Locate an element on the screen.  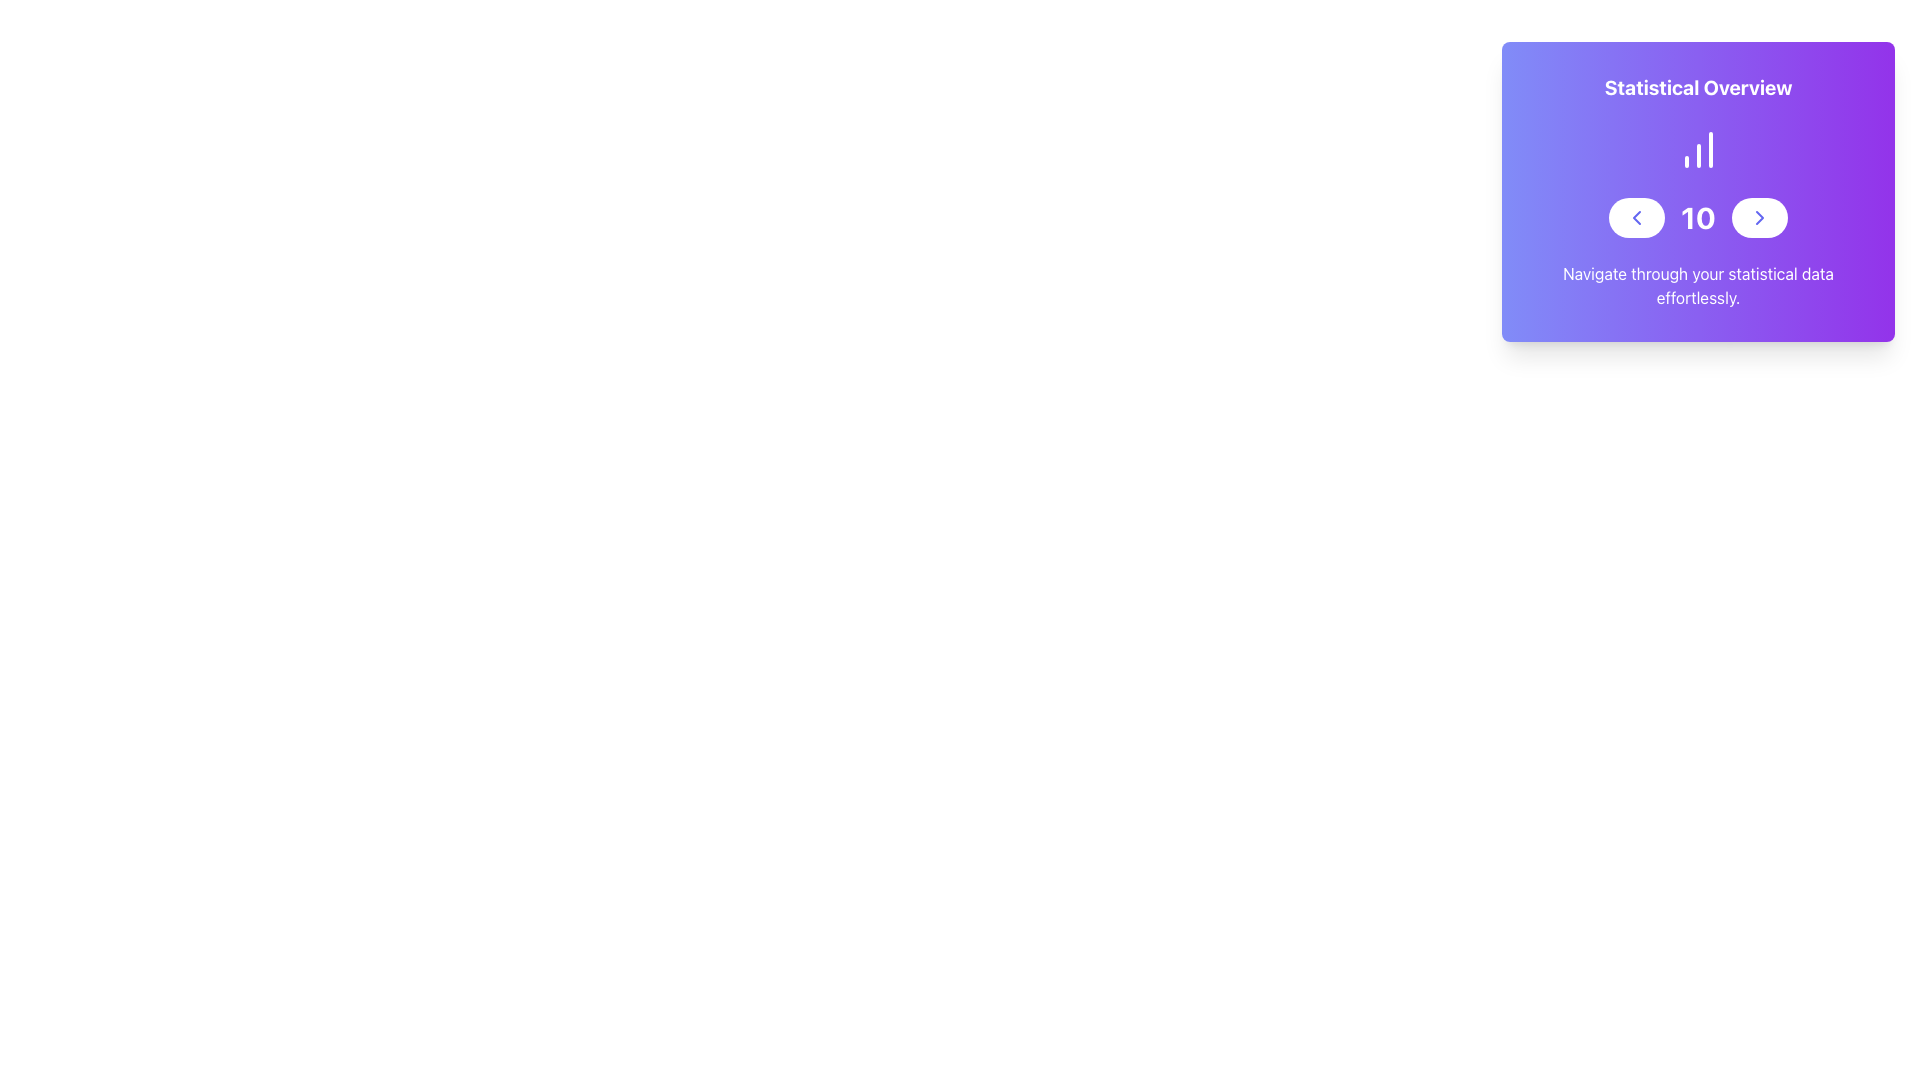
the circular button with a white background and blue arrow icon pointing to the left, located within a card interface, to trigger hover states is located at coordinates (1636, 218).